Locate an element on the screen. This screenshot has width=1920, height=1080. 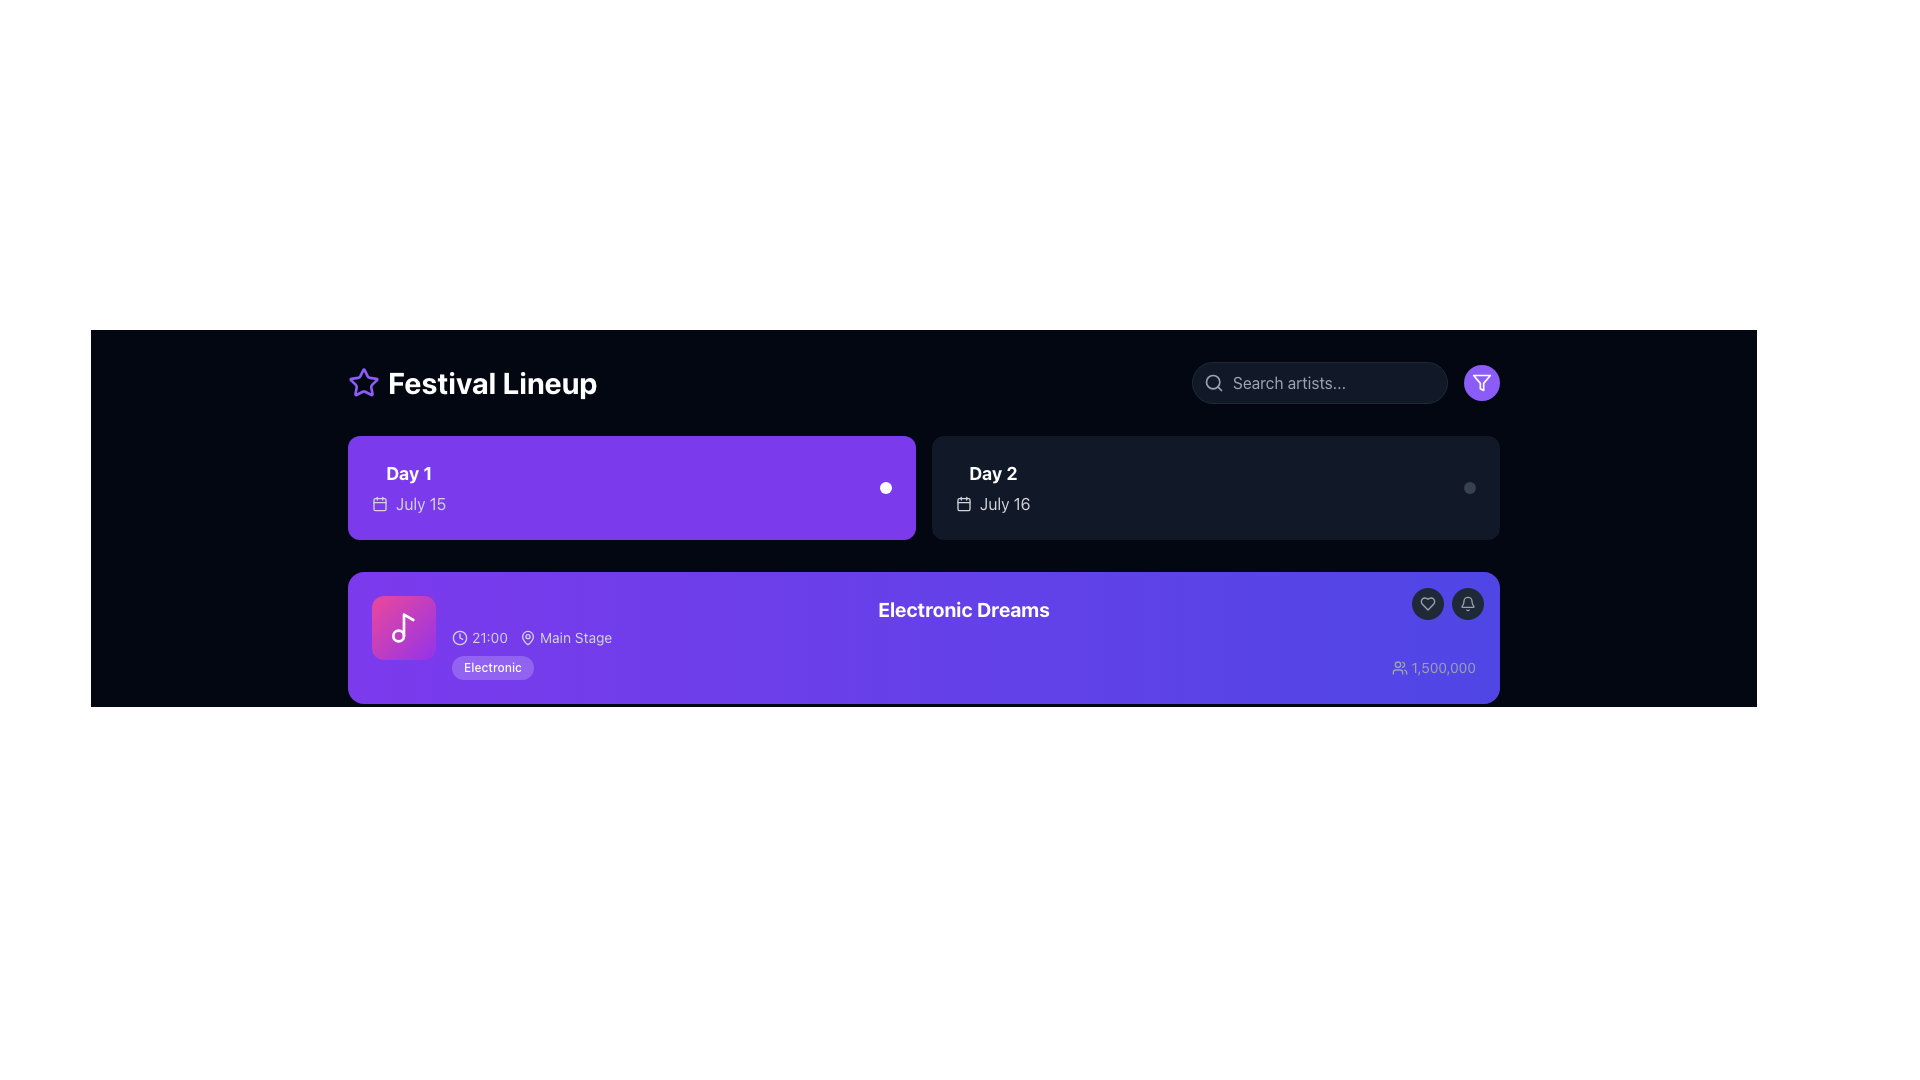
the decorative star icon in the 'Festival Lineup' section located at the top-left corner of the interface is located at coordinates (364, 382).